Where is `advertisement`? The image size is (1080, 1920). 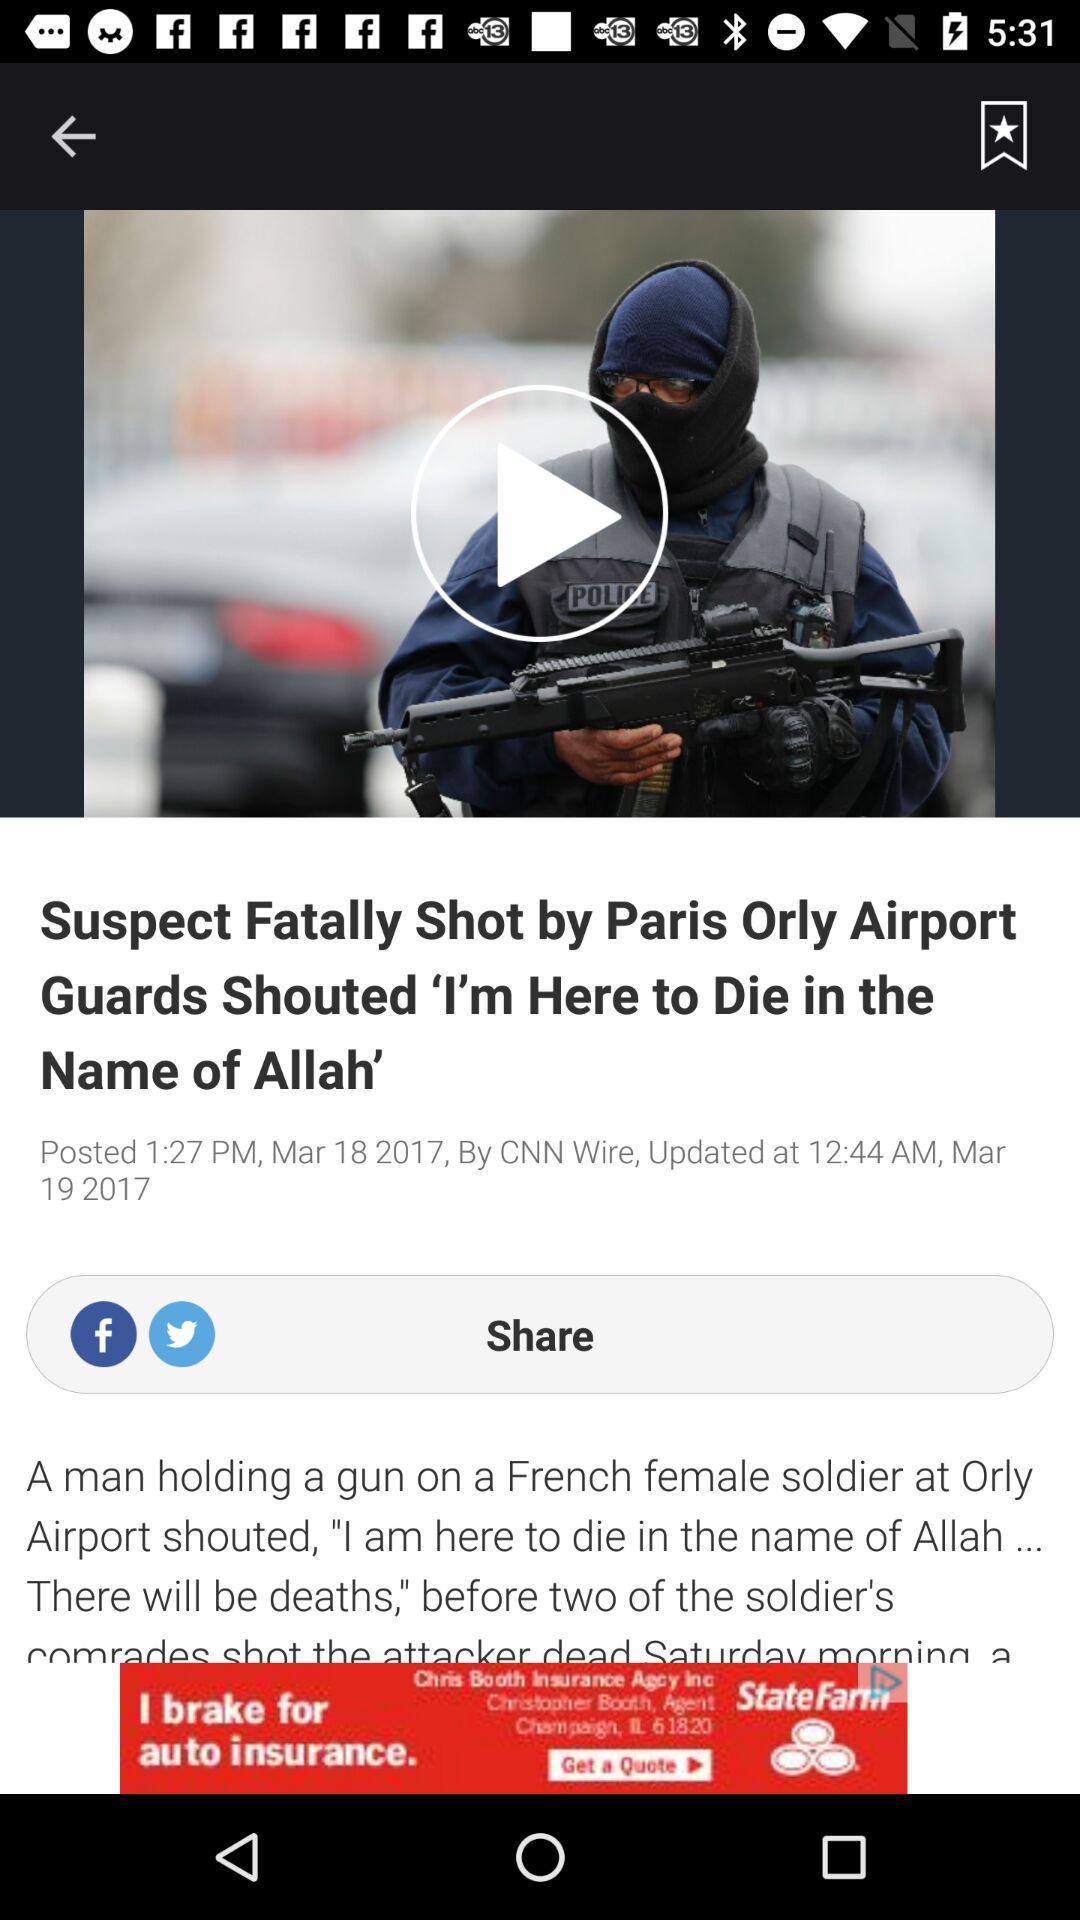
advertisement is located at coordinates (540, 1727).